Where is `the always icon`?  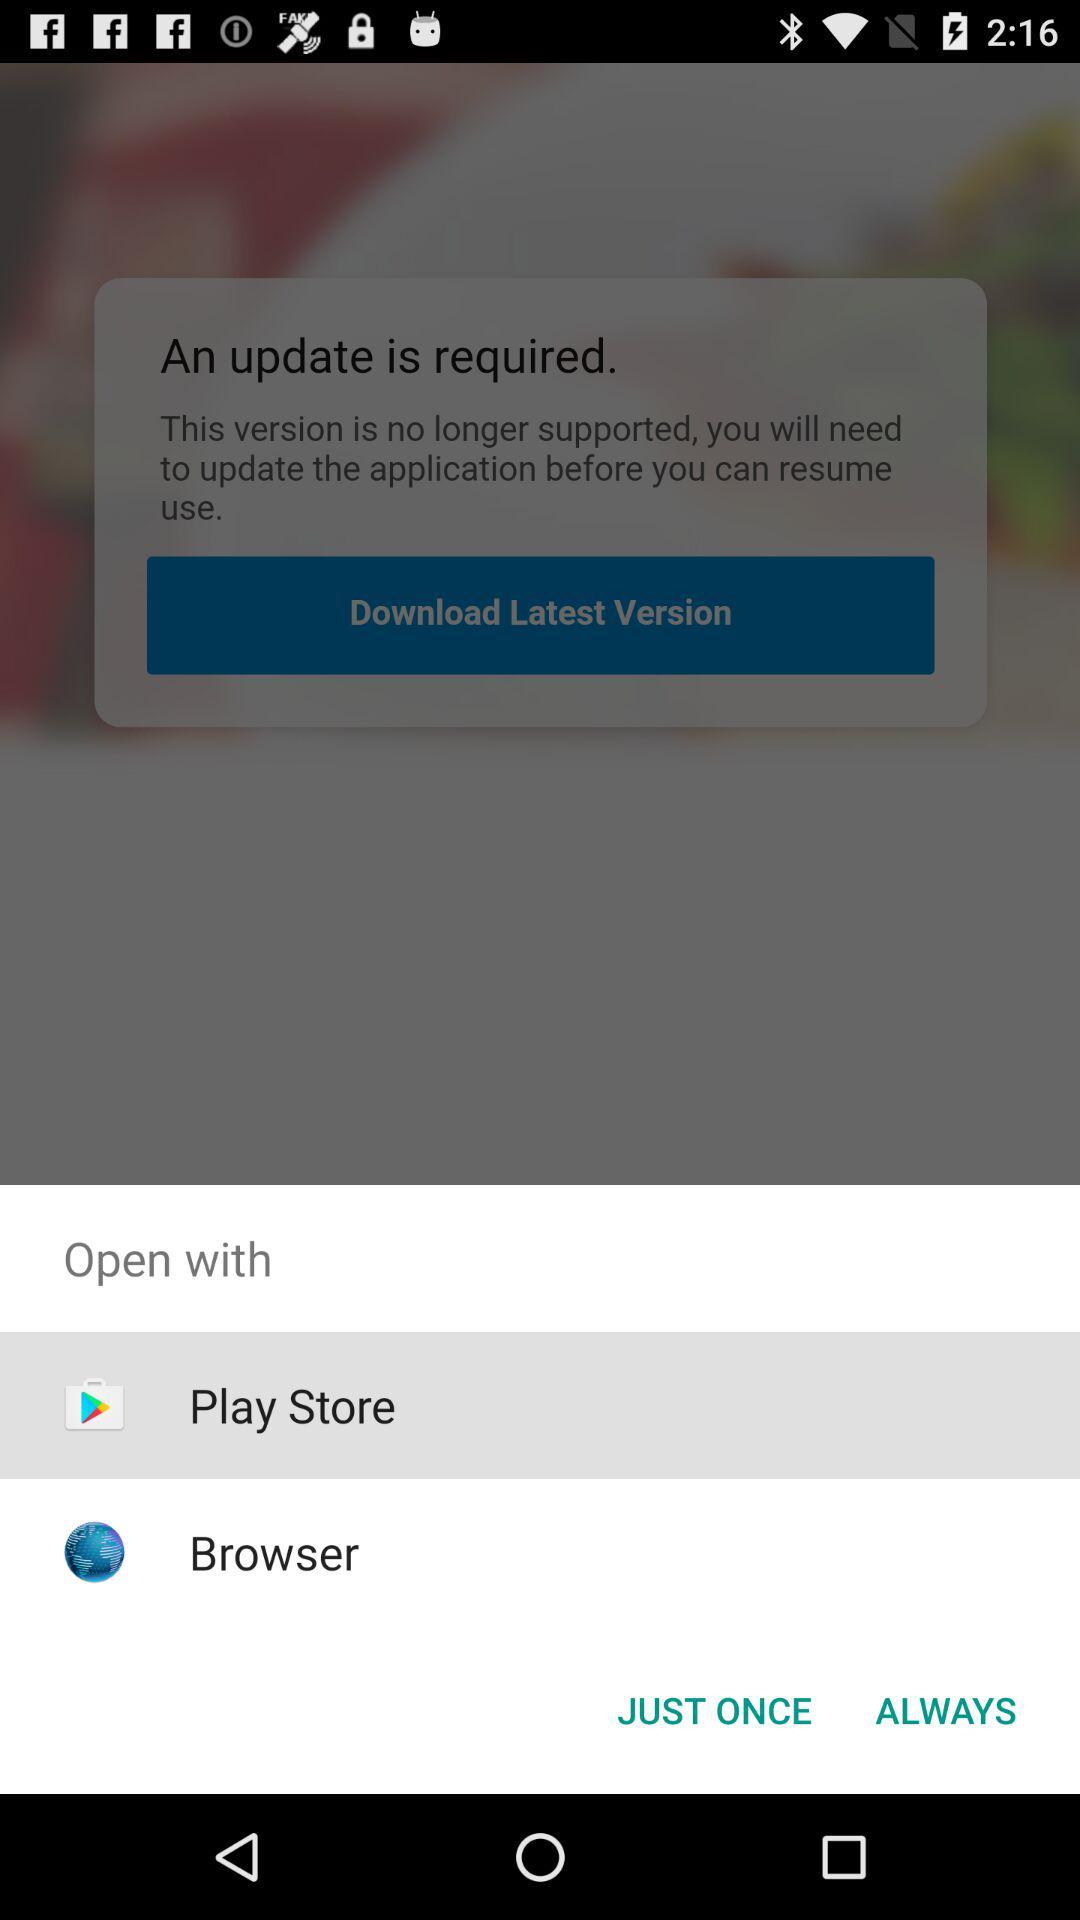 the always icon is located at coordinates (945, 1708).